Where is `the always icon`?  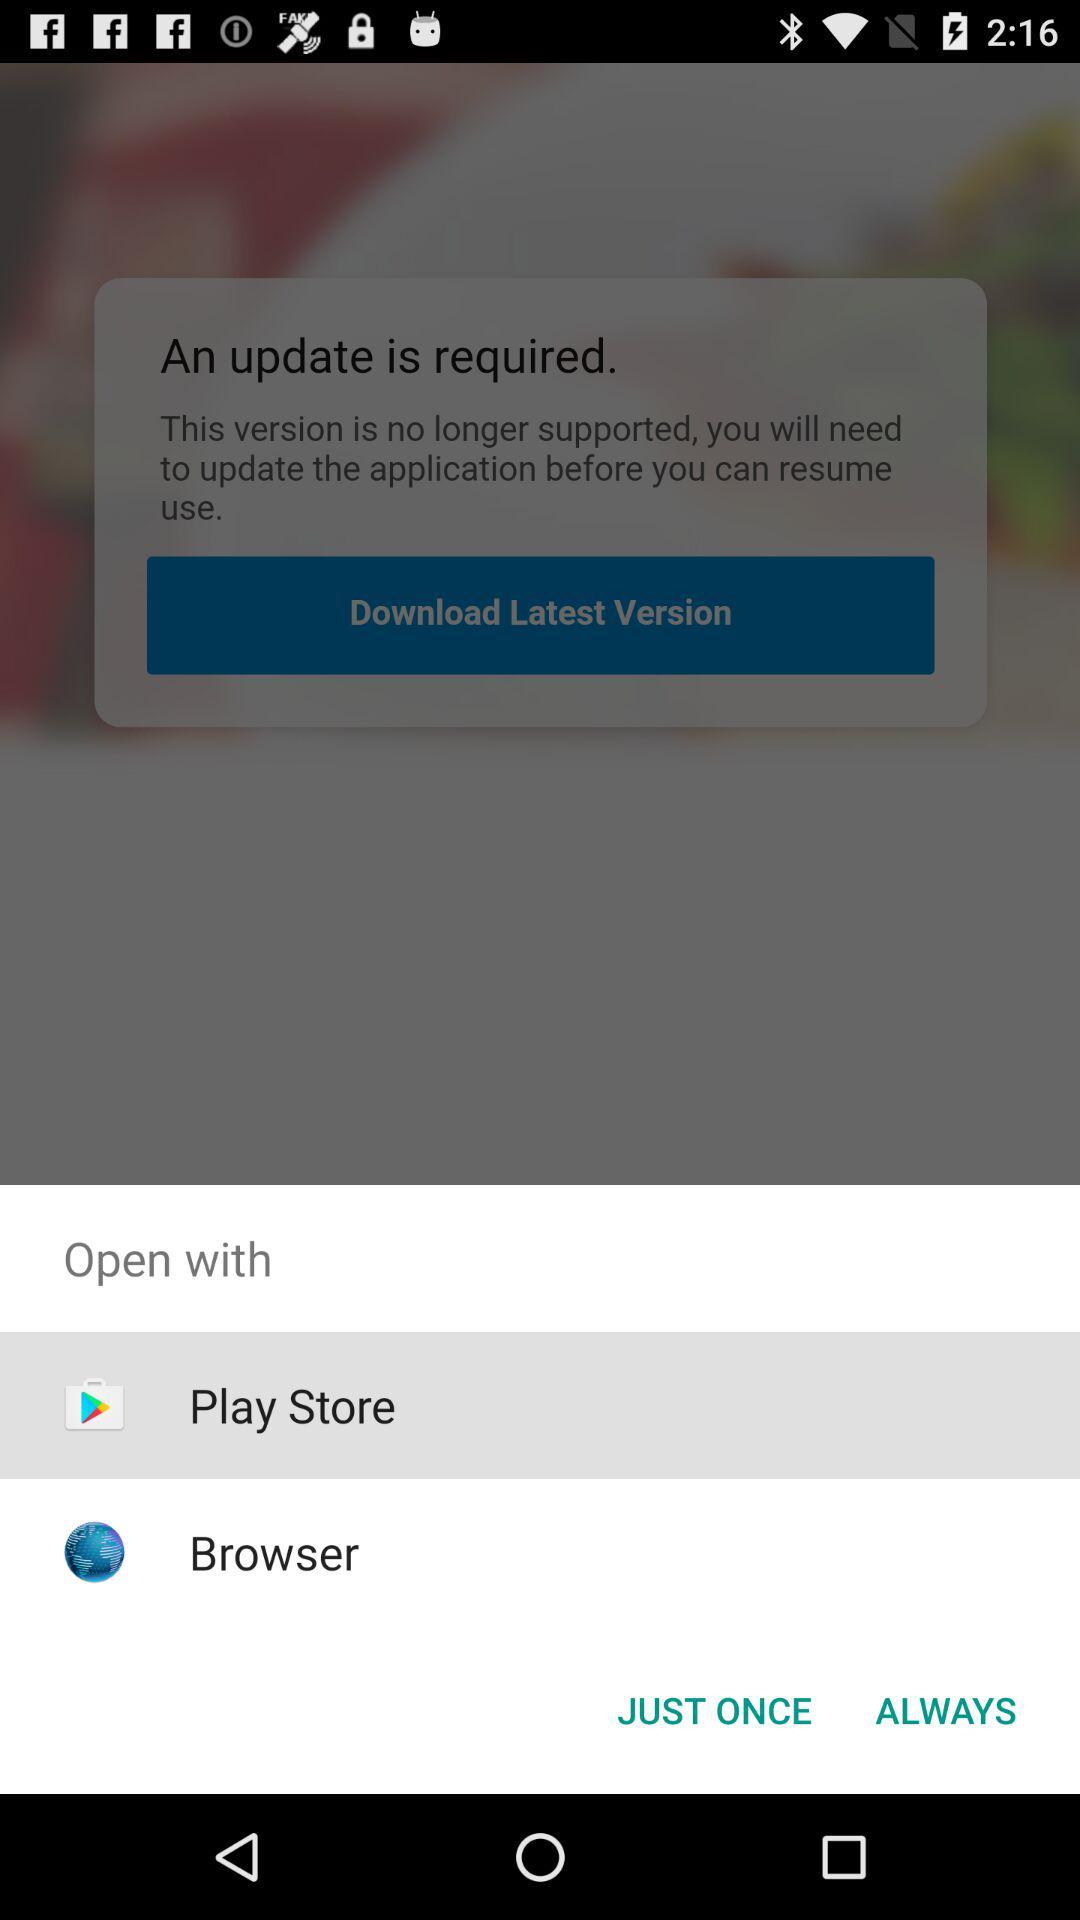 the always icon is located at coordinates (945, 1708).